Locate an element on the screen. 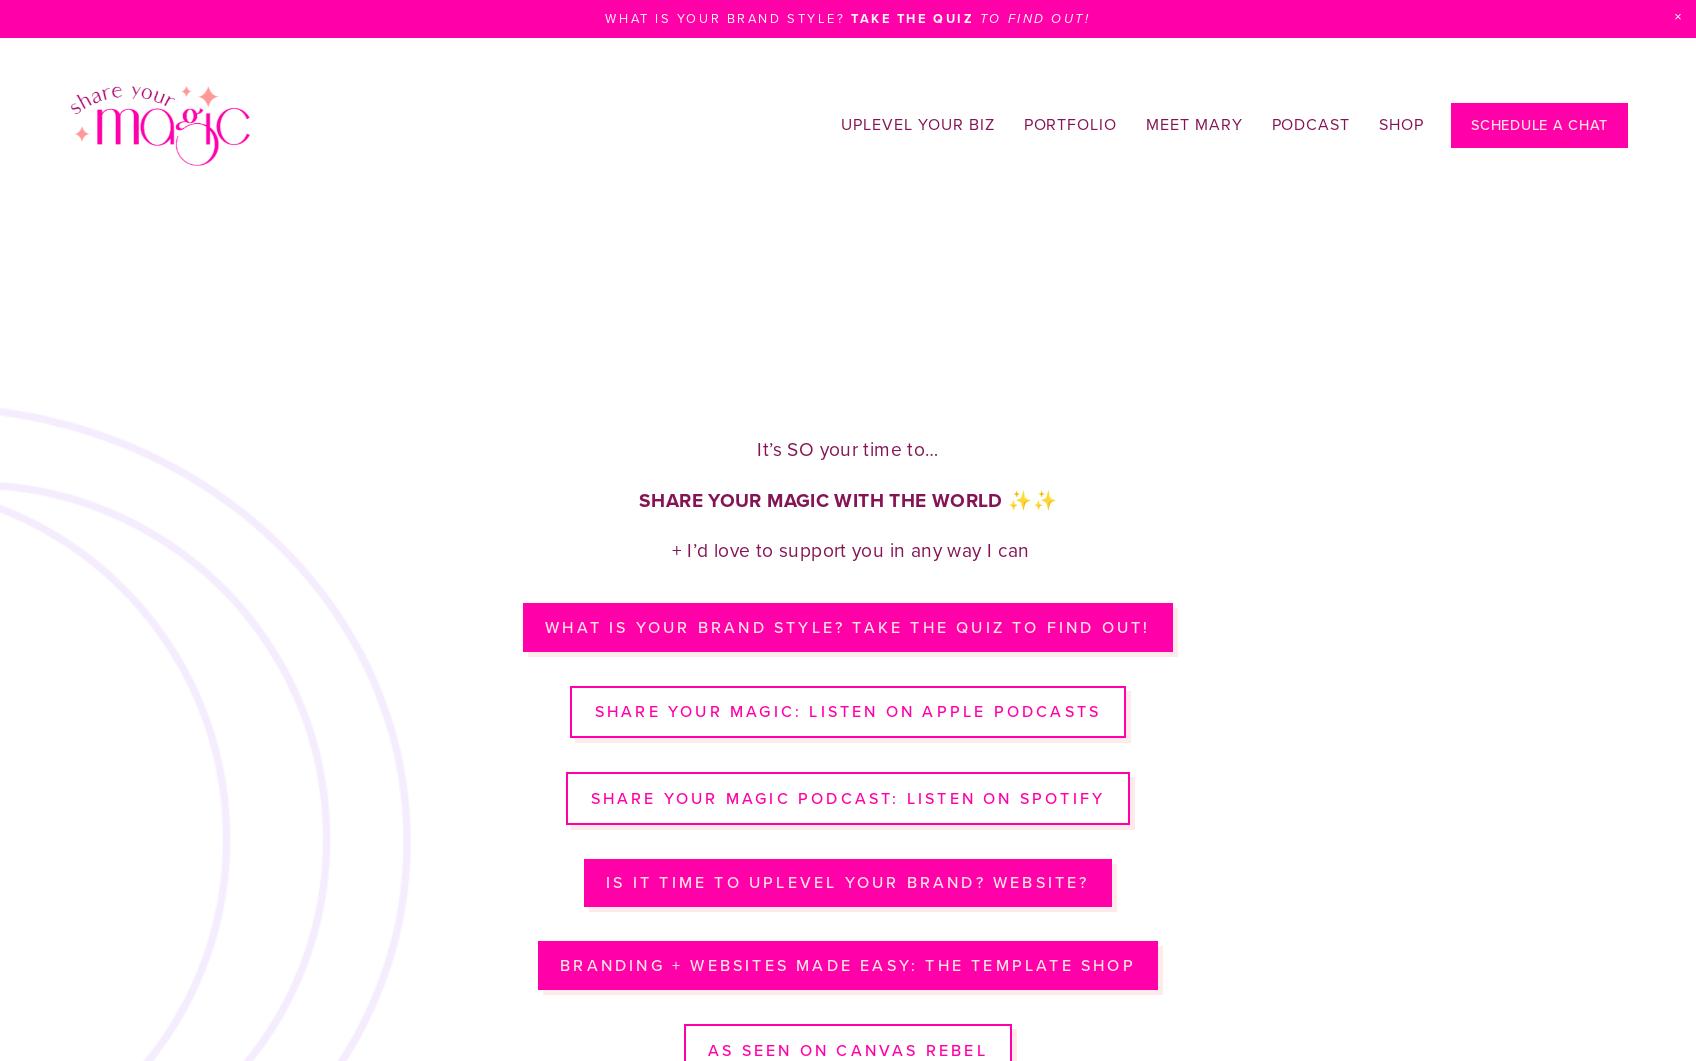 This screenshot has width=1696, height=1061. 'Website Design for Therapists, Psychologists, Wellness Brands' is located at coordinates (524, 183).